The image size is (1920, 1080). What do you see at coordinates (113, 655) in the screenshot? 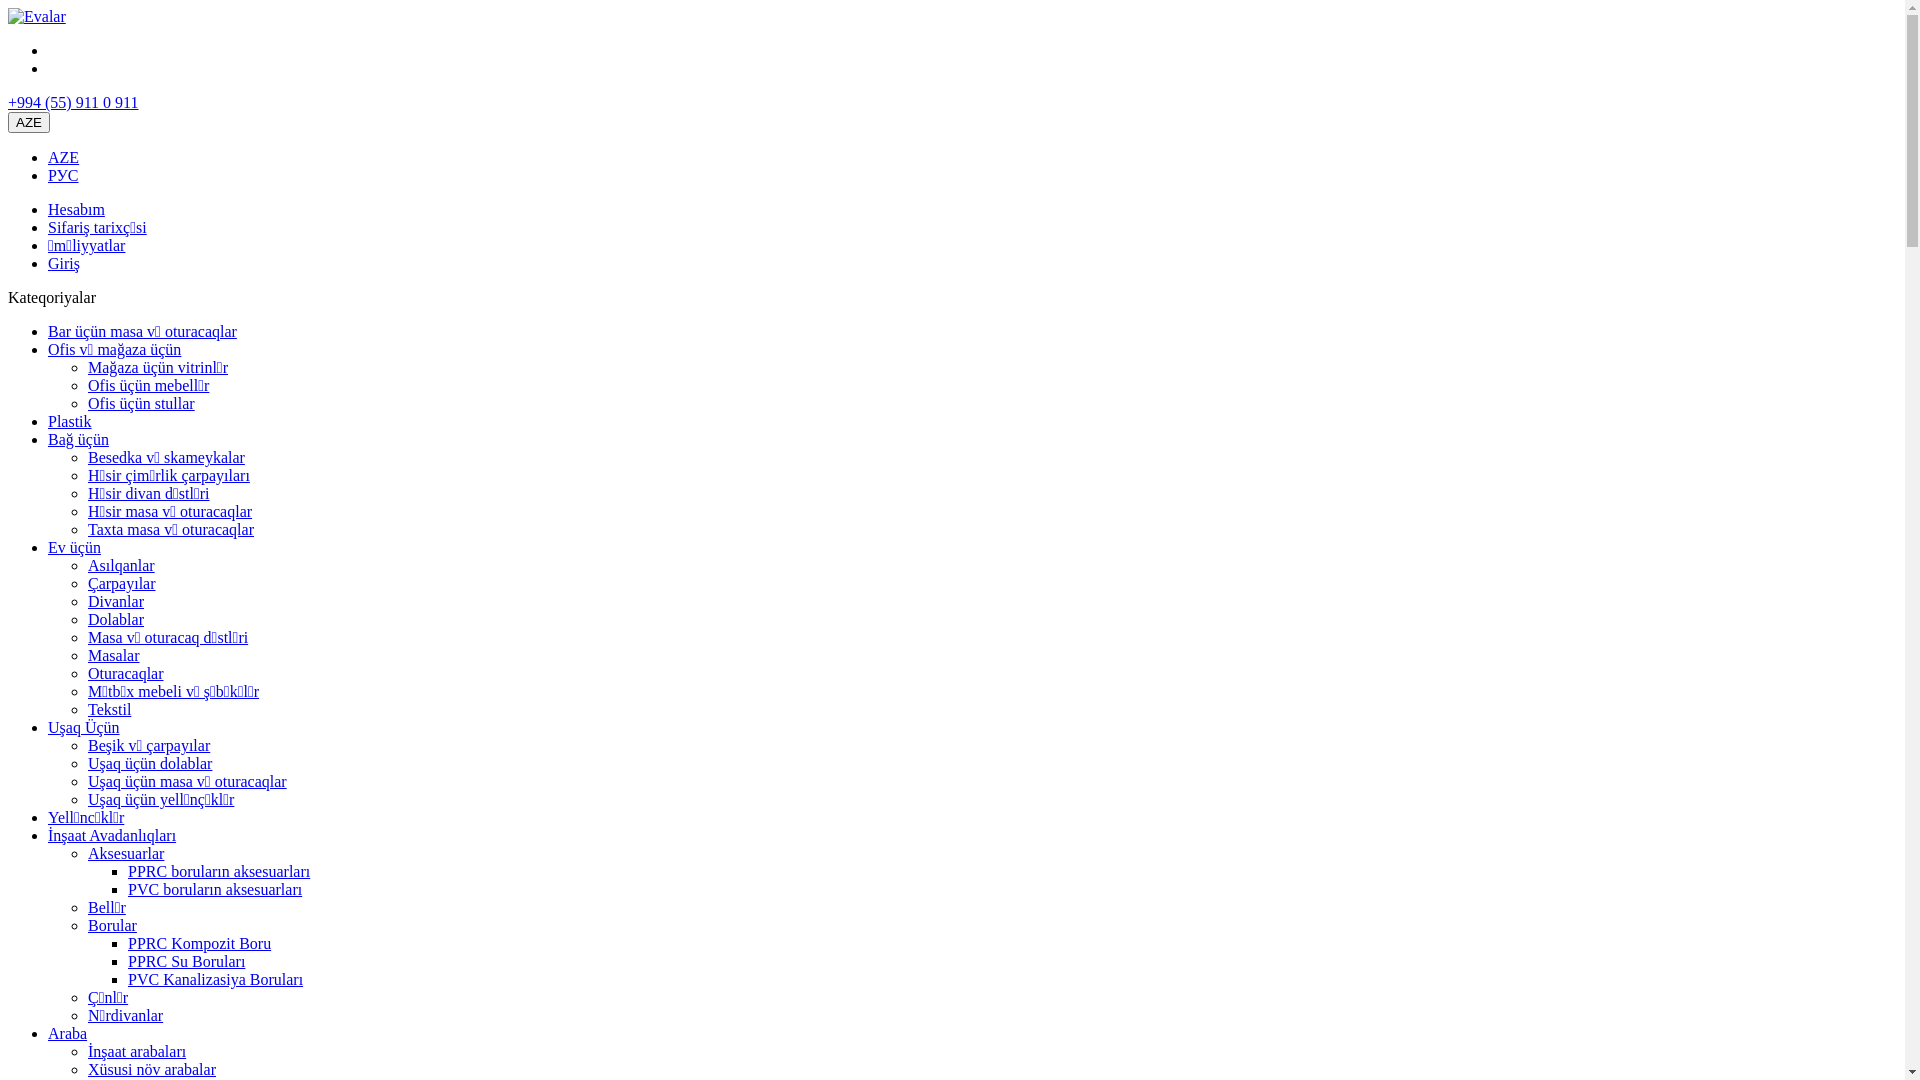
I see `'Masalar'` at bounding box center [113, 655].